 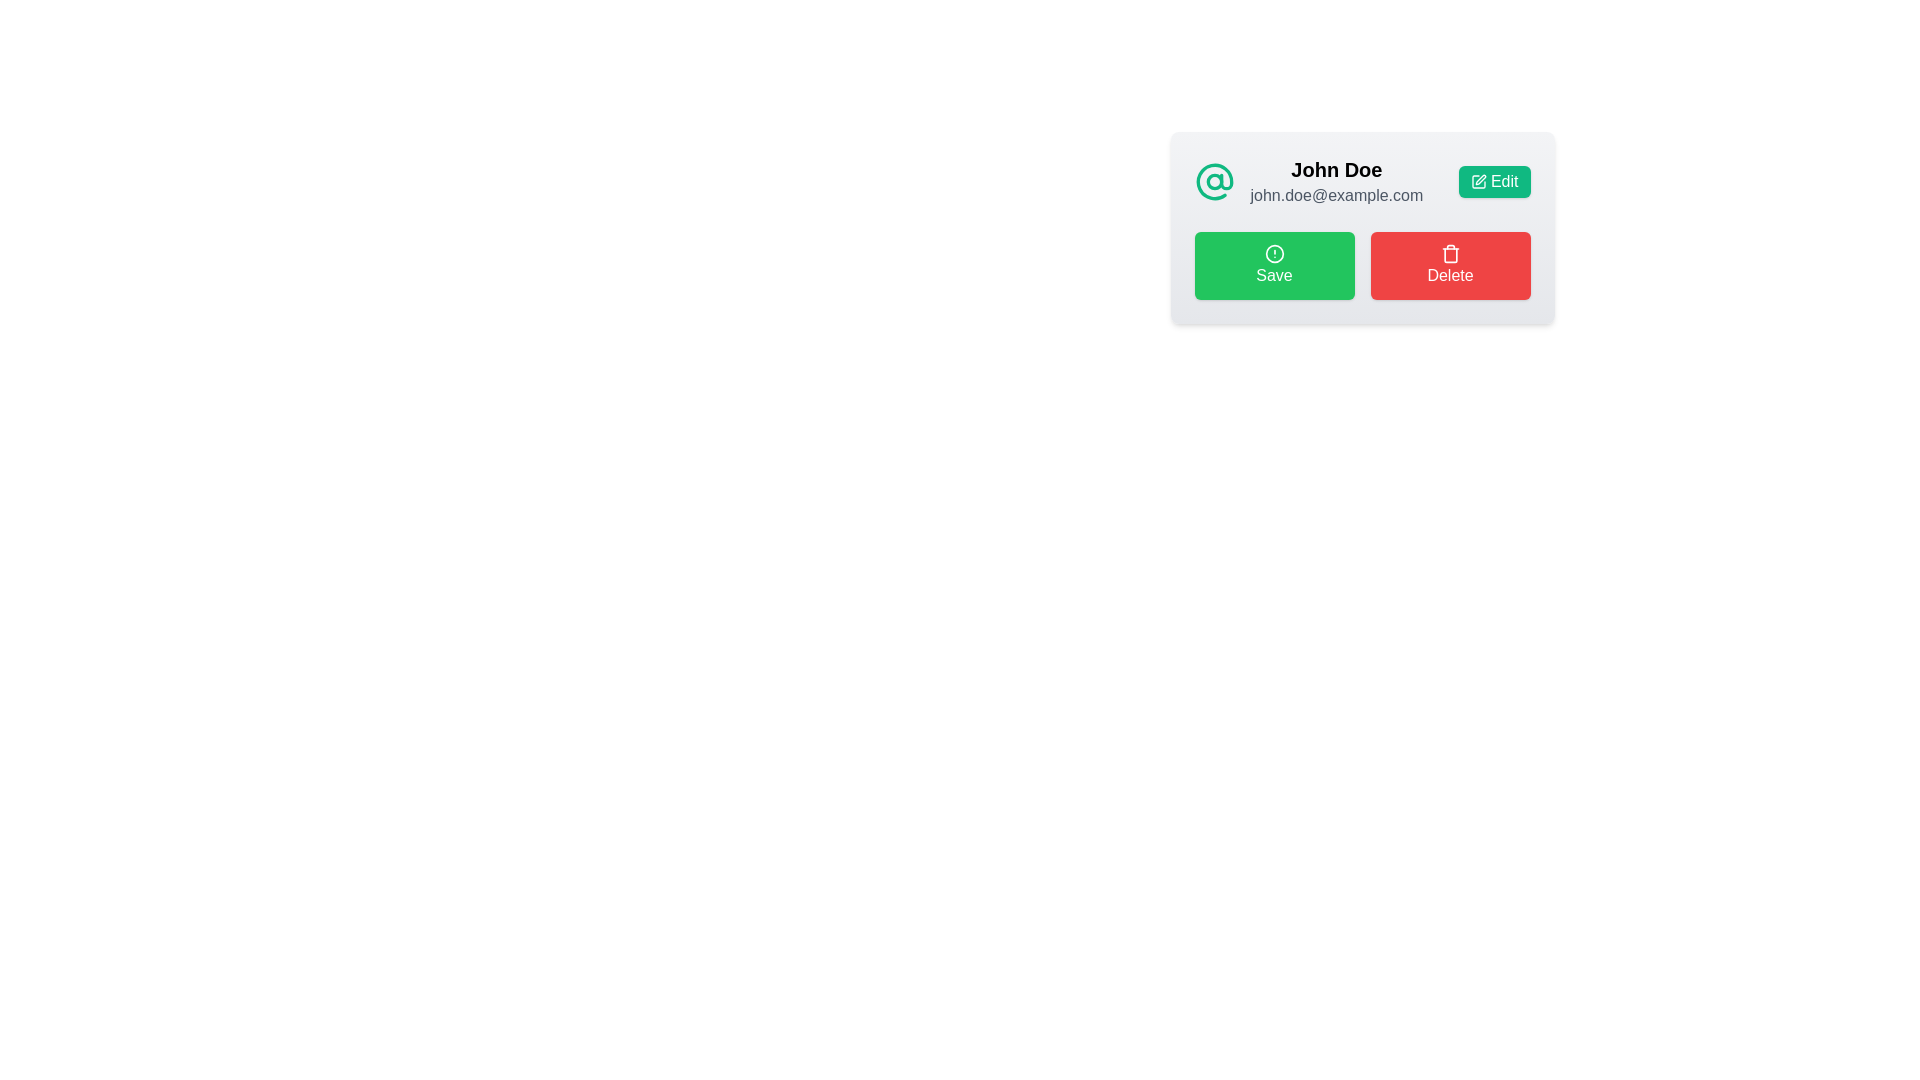 I want to click on the at-sign icon with a green outline located in the profile card section, adjacent to the user name 'John Doe' and email address, so click(x=1213, y=181).